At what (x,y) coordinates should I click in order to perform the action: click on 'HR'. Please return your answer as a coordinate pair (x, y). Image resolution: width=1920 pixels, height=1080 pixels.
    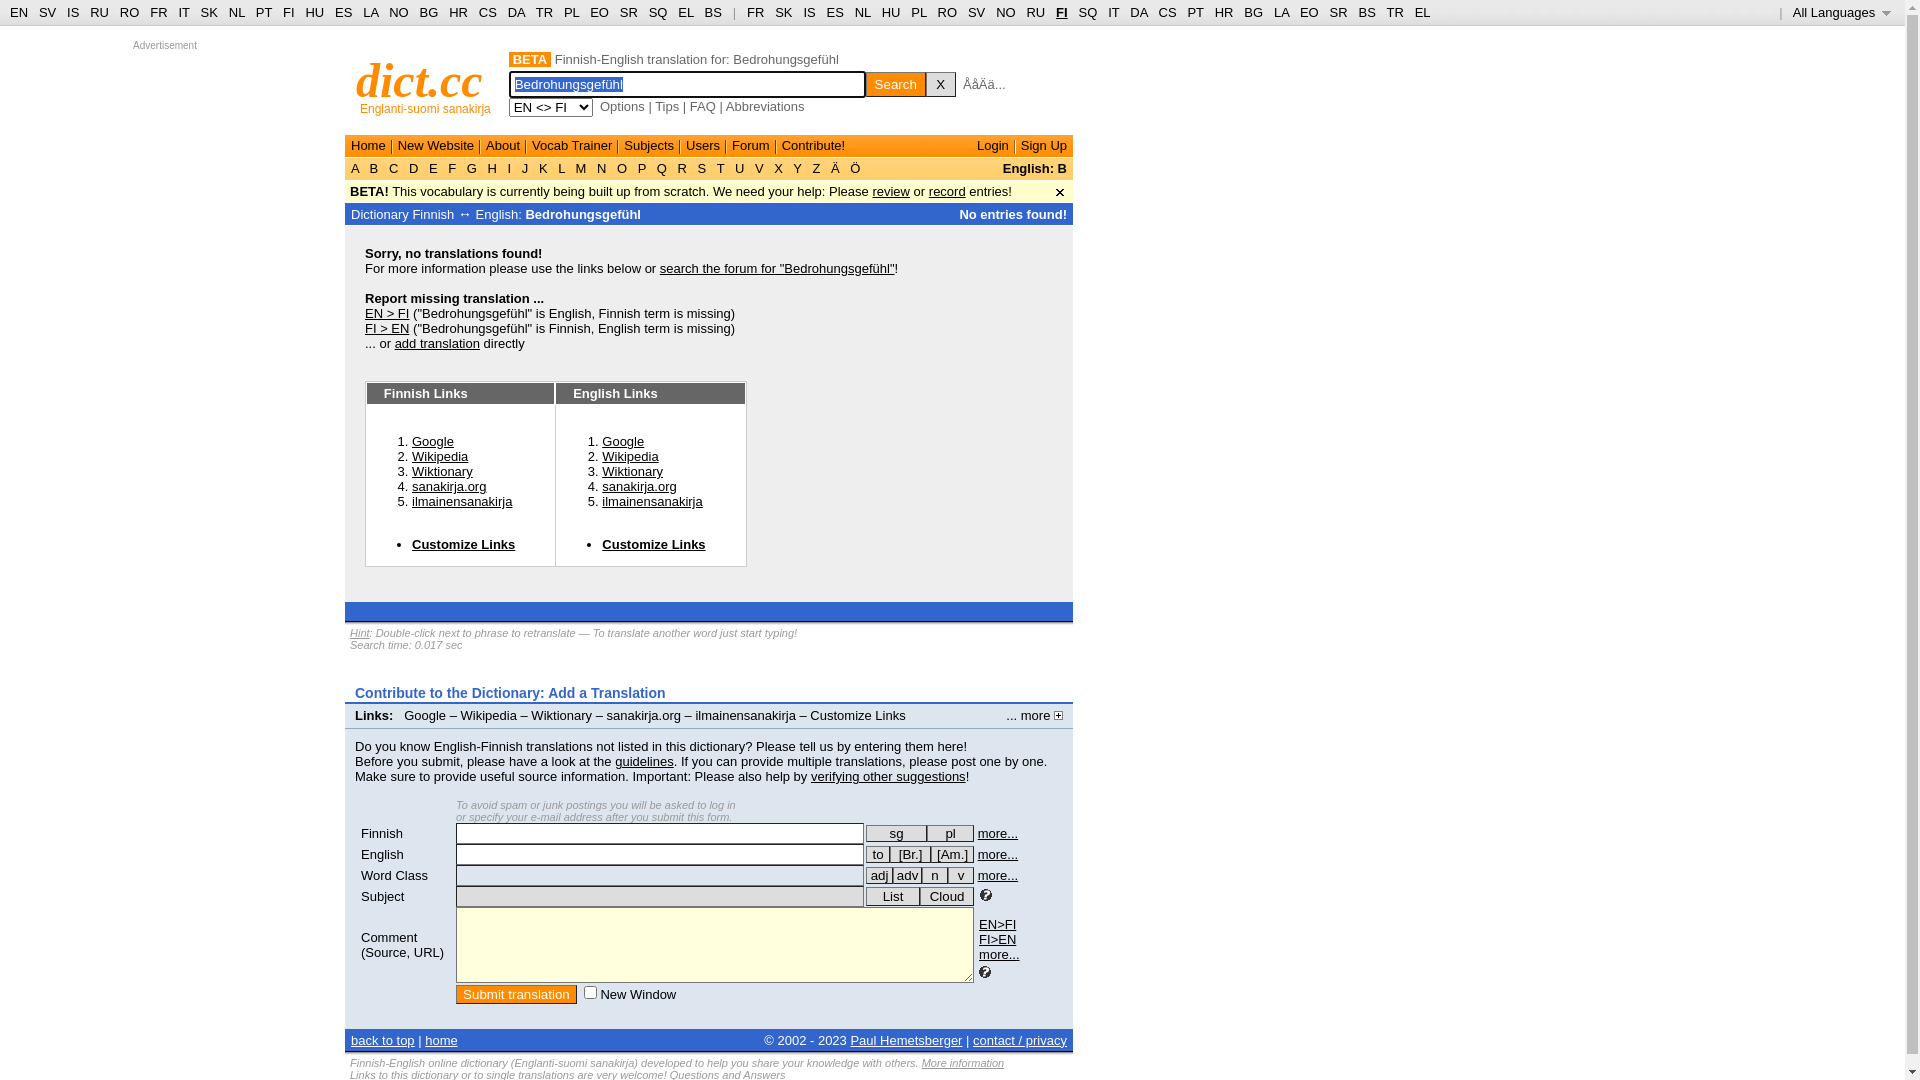
    Looking at the image, I should click on (1223, 12).